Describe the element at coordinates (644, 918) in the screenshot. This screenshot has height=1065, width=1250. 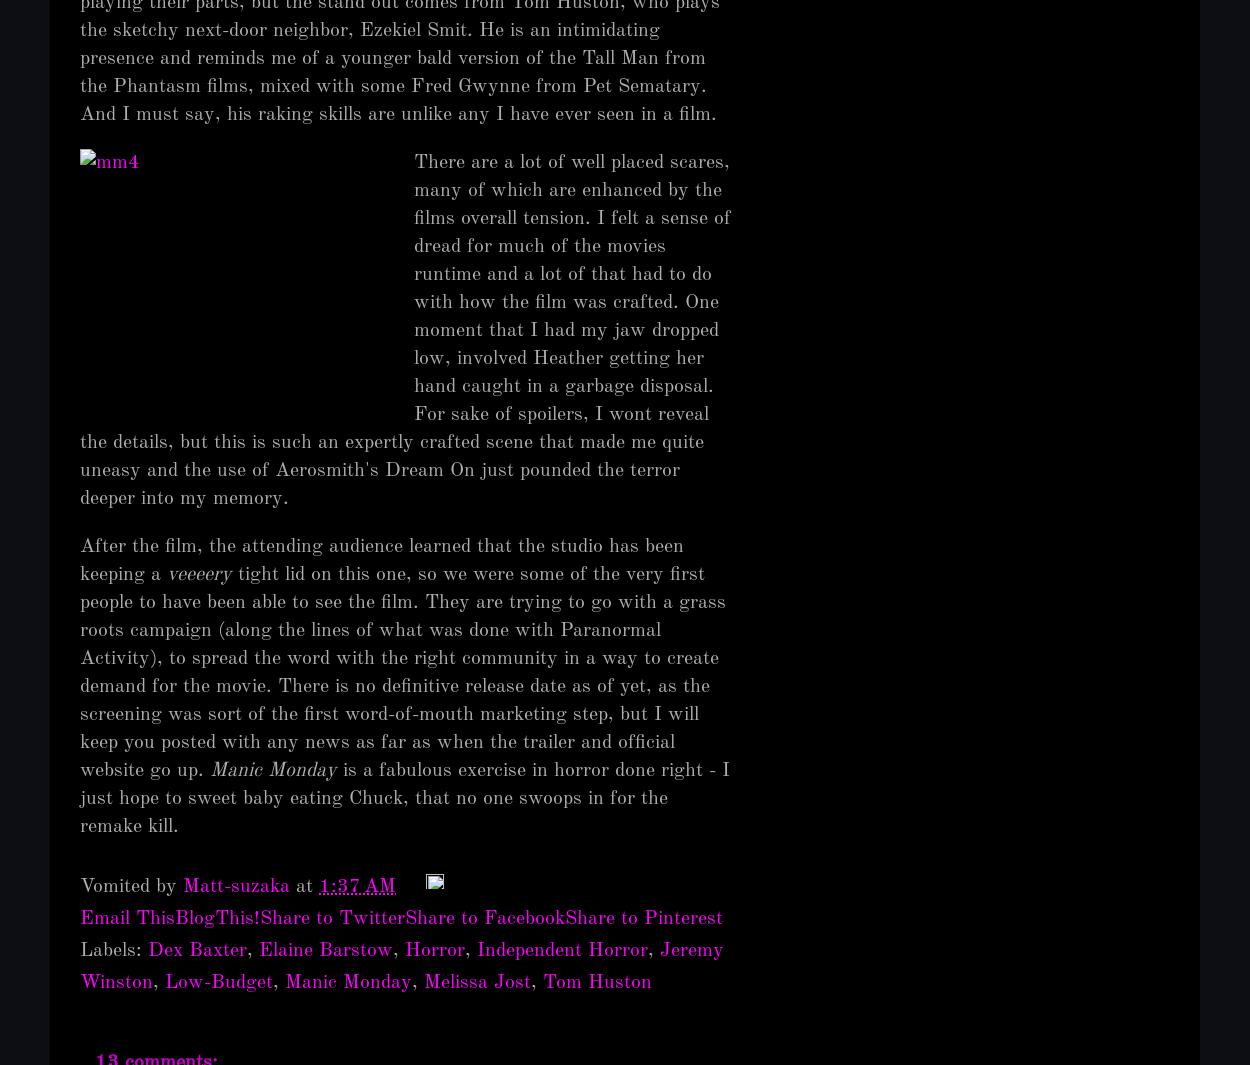
I see `'Share to Pinterest'` at that location.